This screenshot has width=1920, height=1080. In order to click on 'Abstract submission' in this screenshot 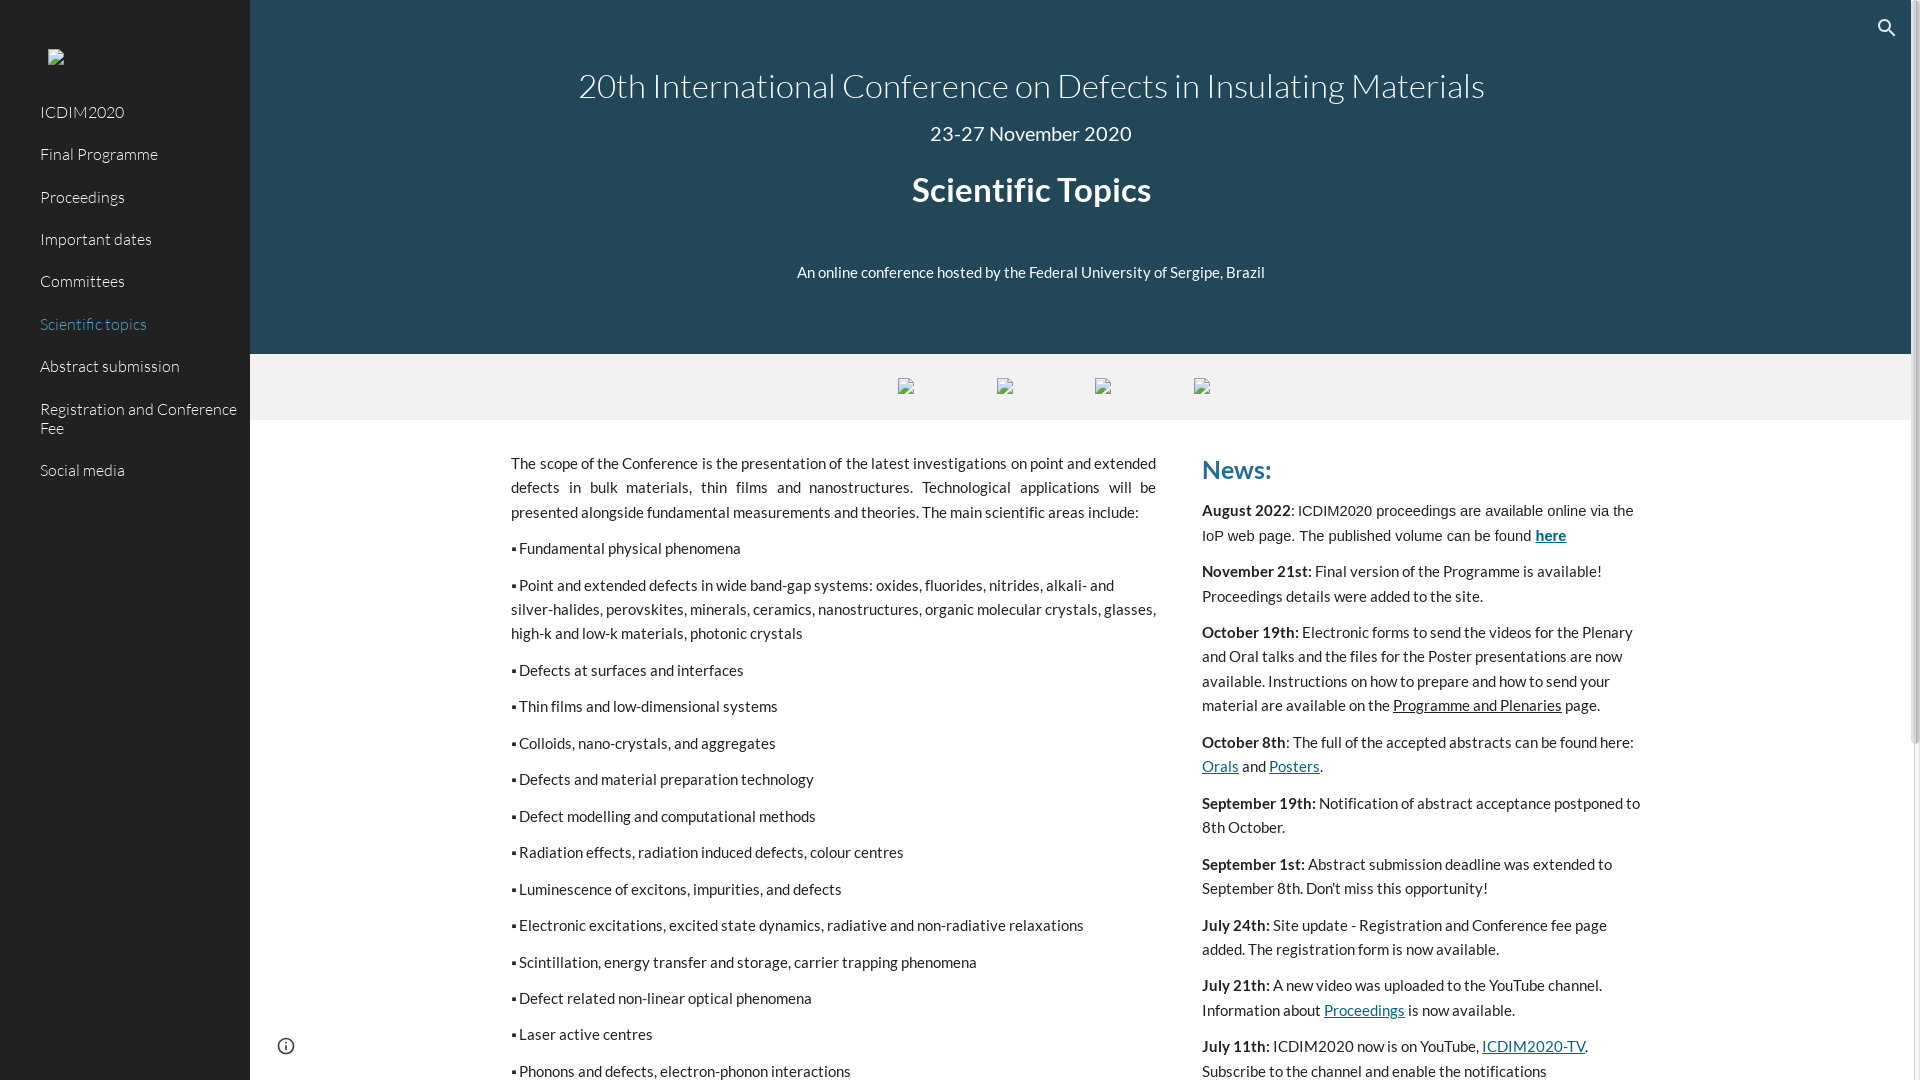, I will do `click(136, 366)`.